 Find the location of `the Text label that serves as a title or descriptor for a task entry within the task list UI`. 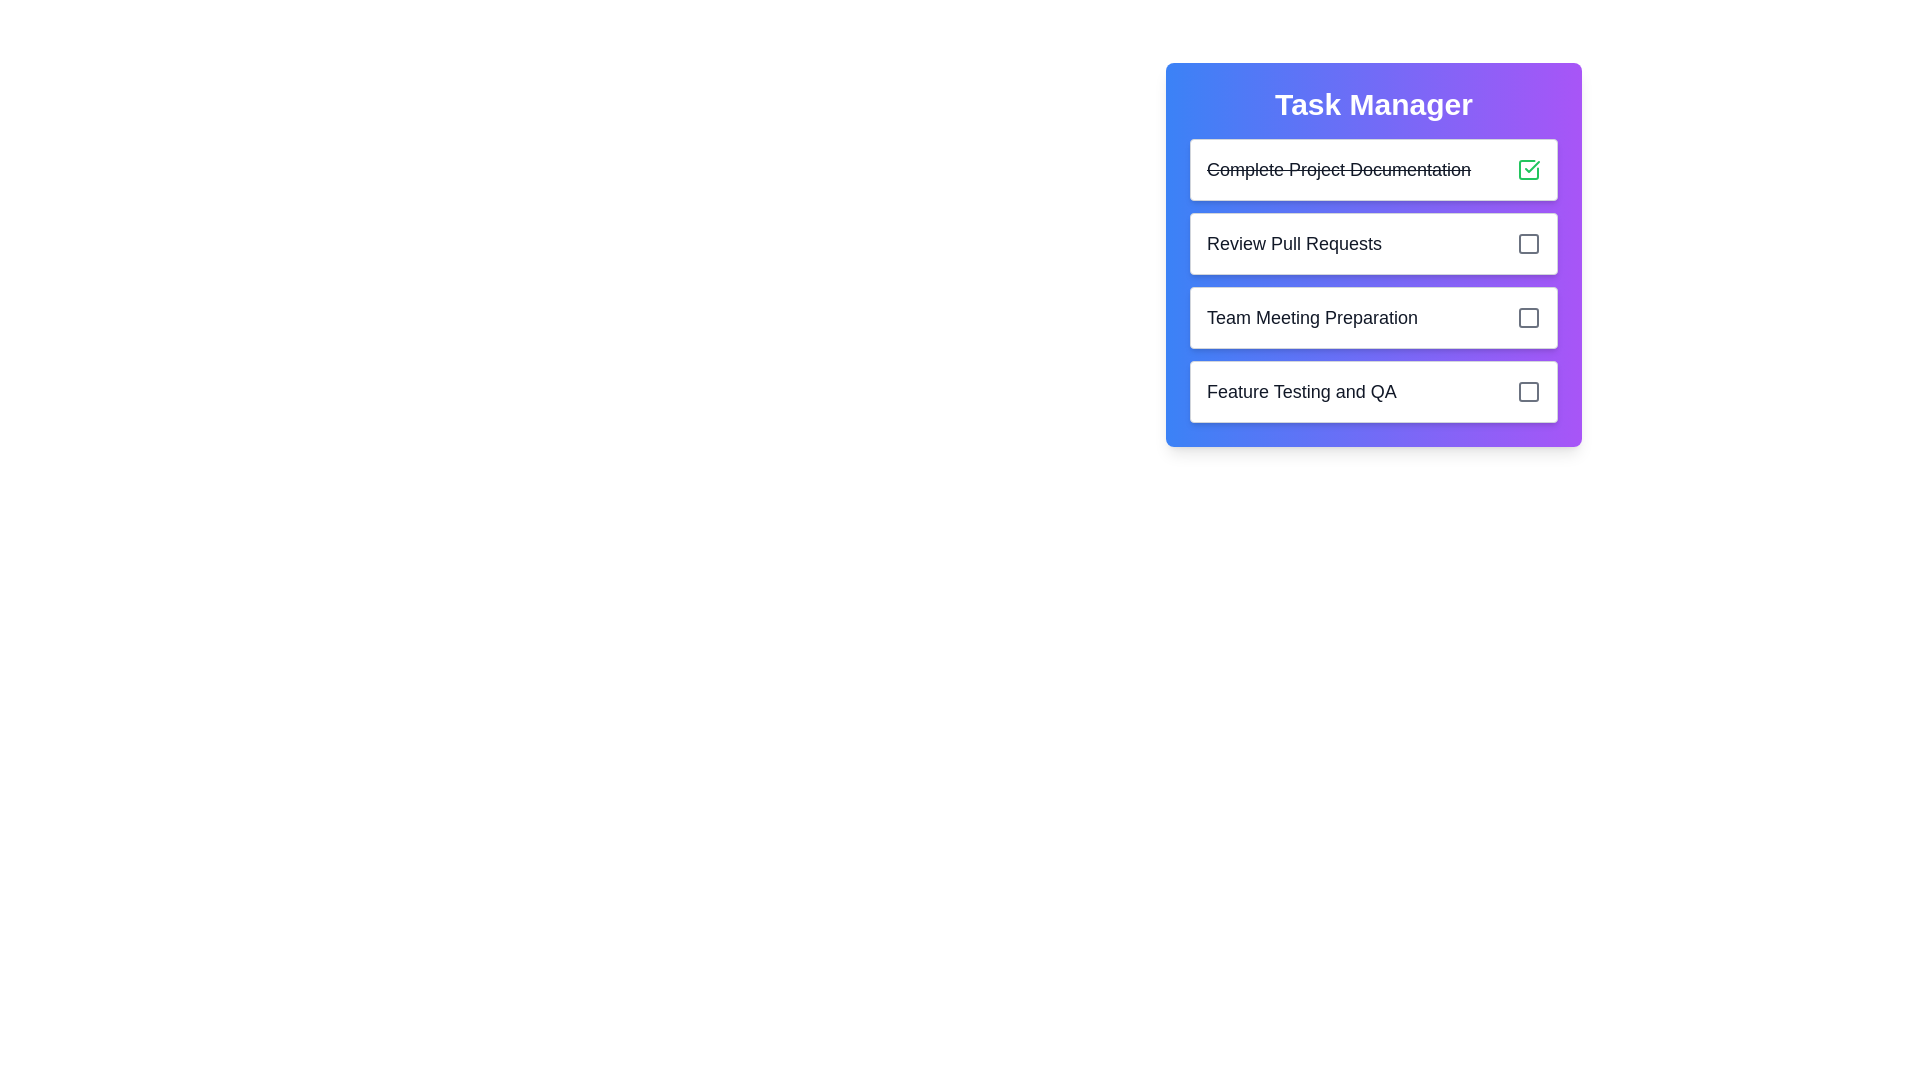

the Text label that serves as a title or descriptor for a task entry within the task list UI is located at coordinates (1301, 392).